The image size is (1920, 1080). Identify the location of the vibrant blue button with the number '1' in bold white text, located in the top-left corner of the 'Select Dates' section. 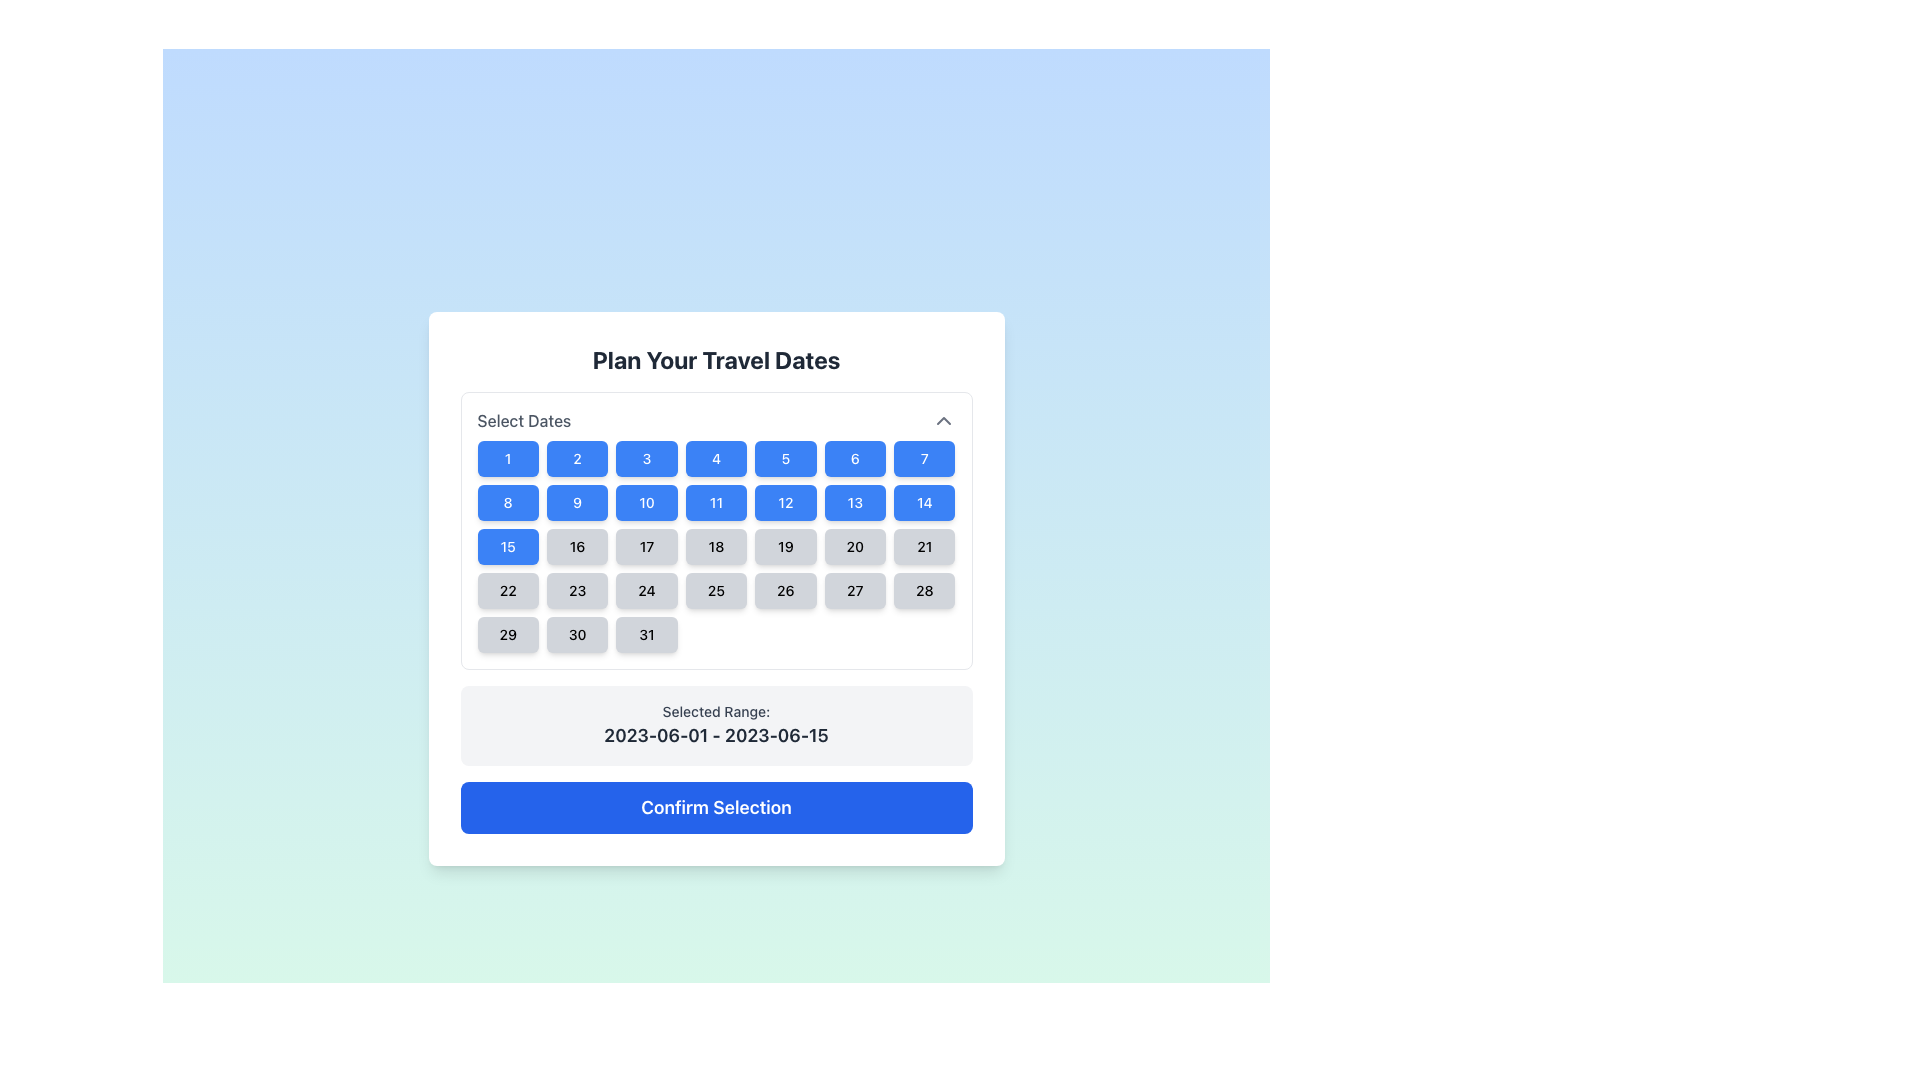
(508, 459).